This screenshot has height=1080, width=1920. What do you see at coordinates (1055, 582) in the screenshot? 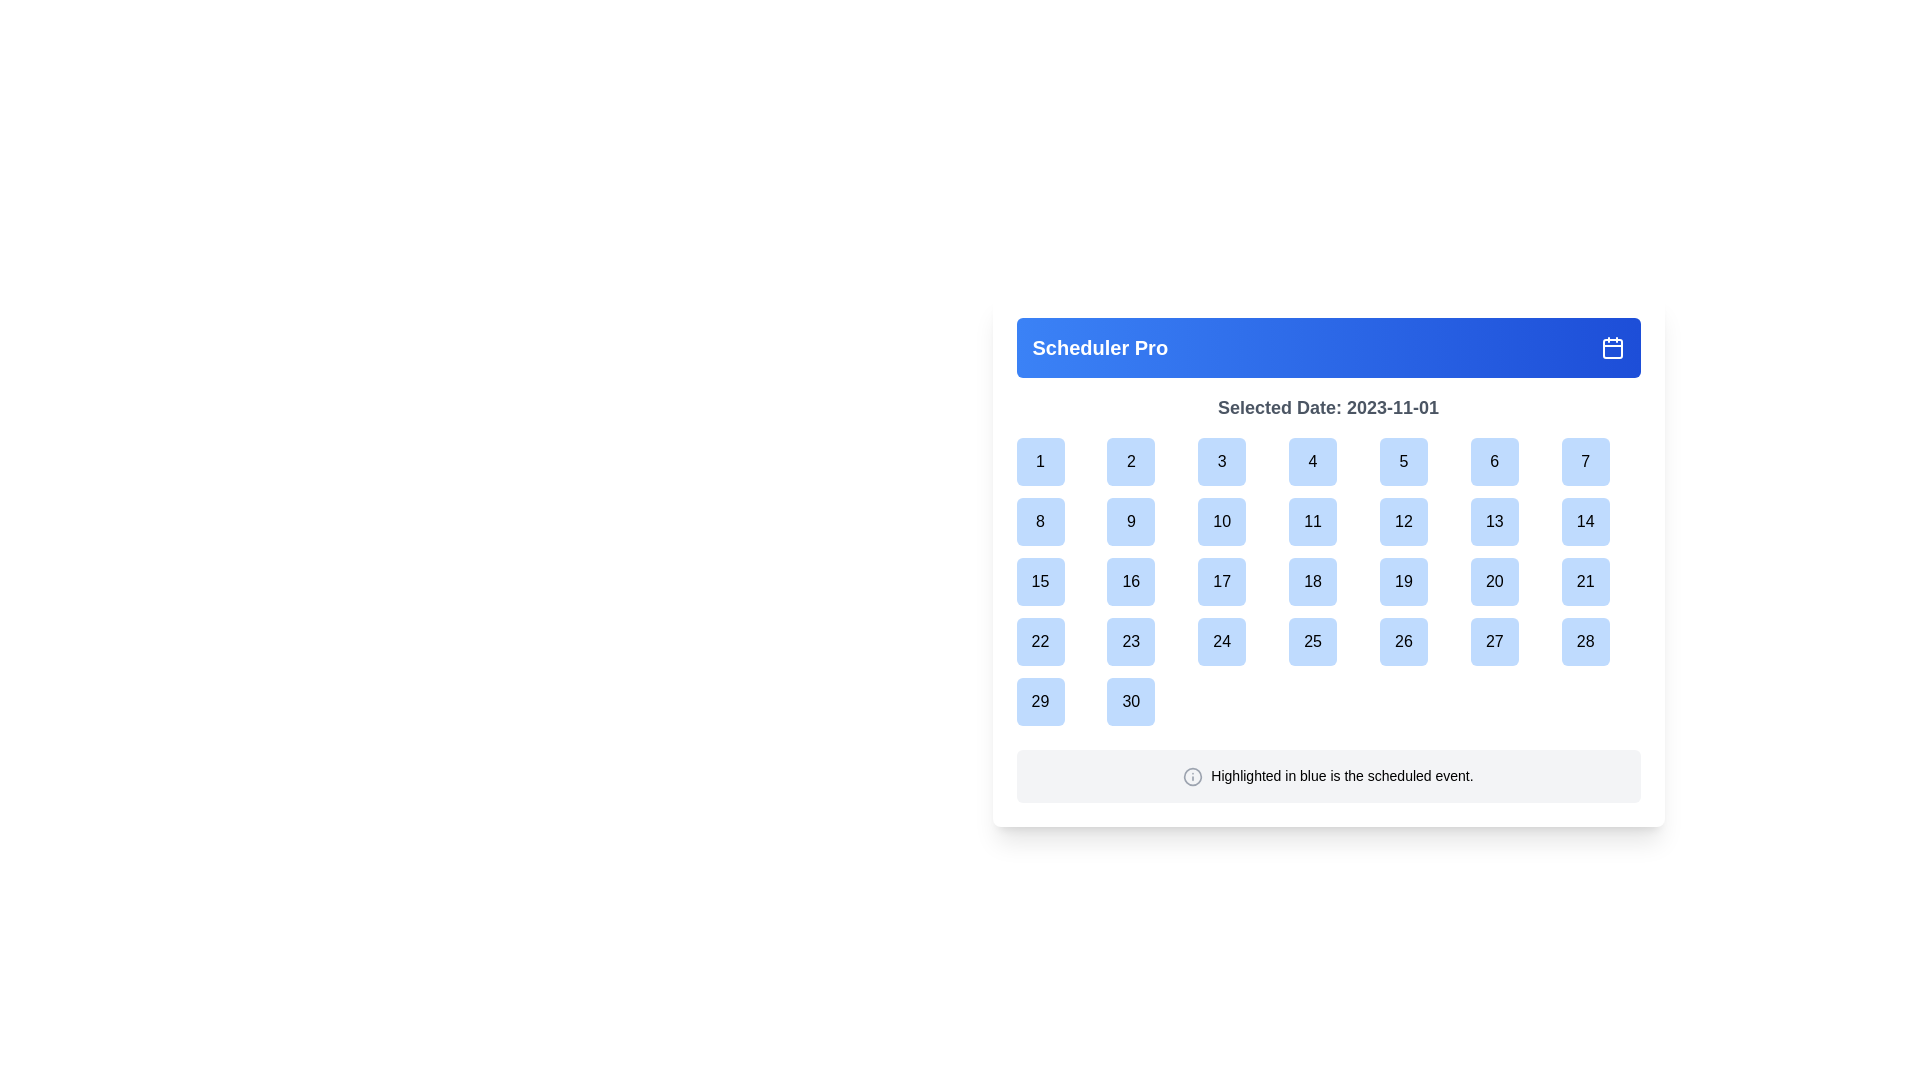
I see `the calendar cell displaying the number '15' with a light blue background` at bounding box center [1055, 582].